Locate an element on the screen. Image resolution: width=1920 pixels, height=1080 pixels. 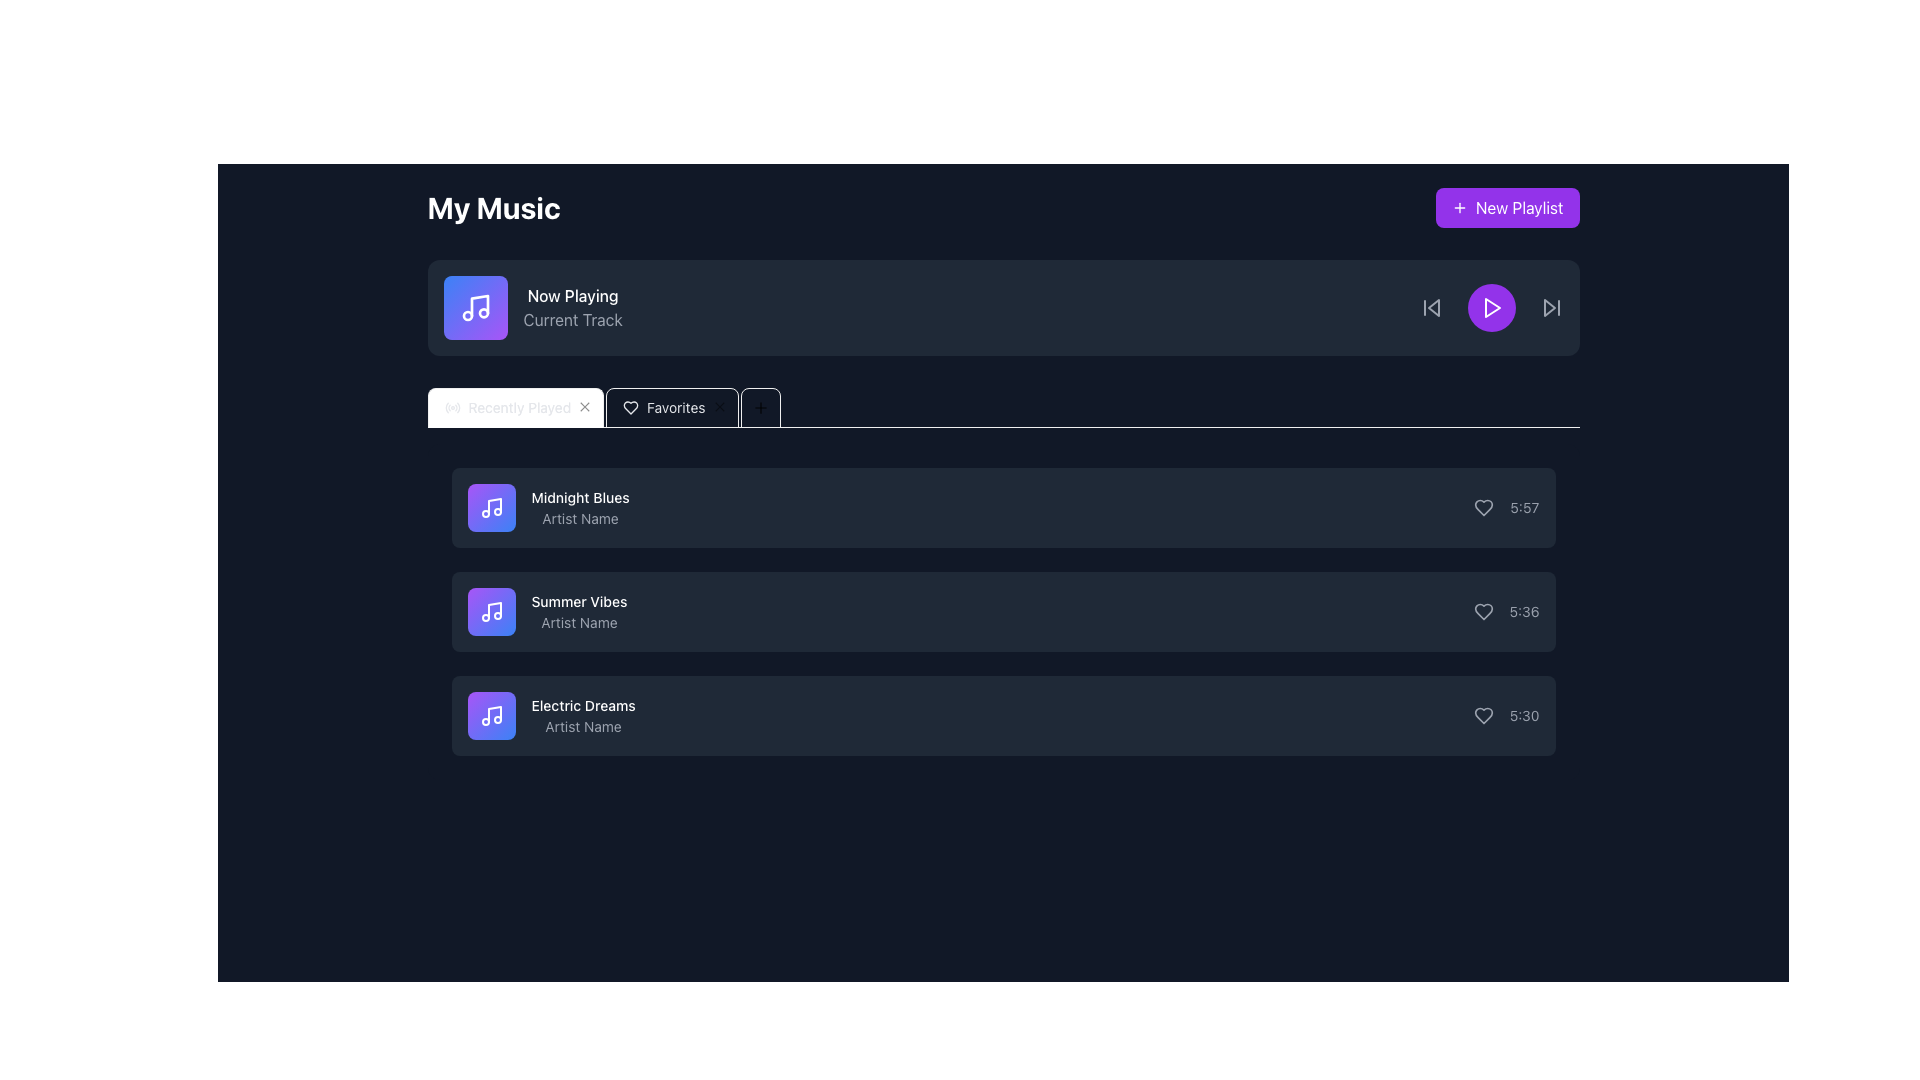
the small 'X' button located in the 'Recently Played' tab header is located at coordinates (584, 407).